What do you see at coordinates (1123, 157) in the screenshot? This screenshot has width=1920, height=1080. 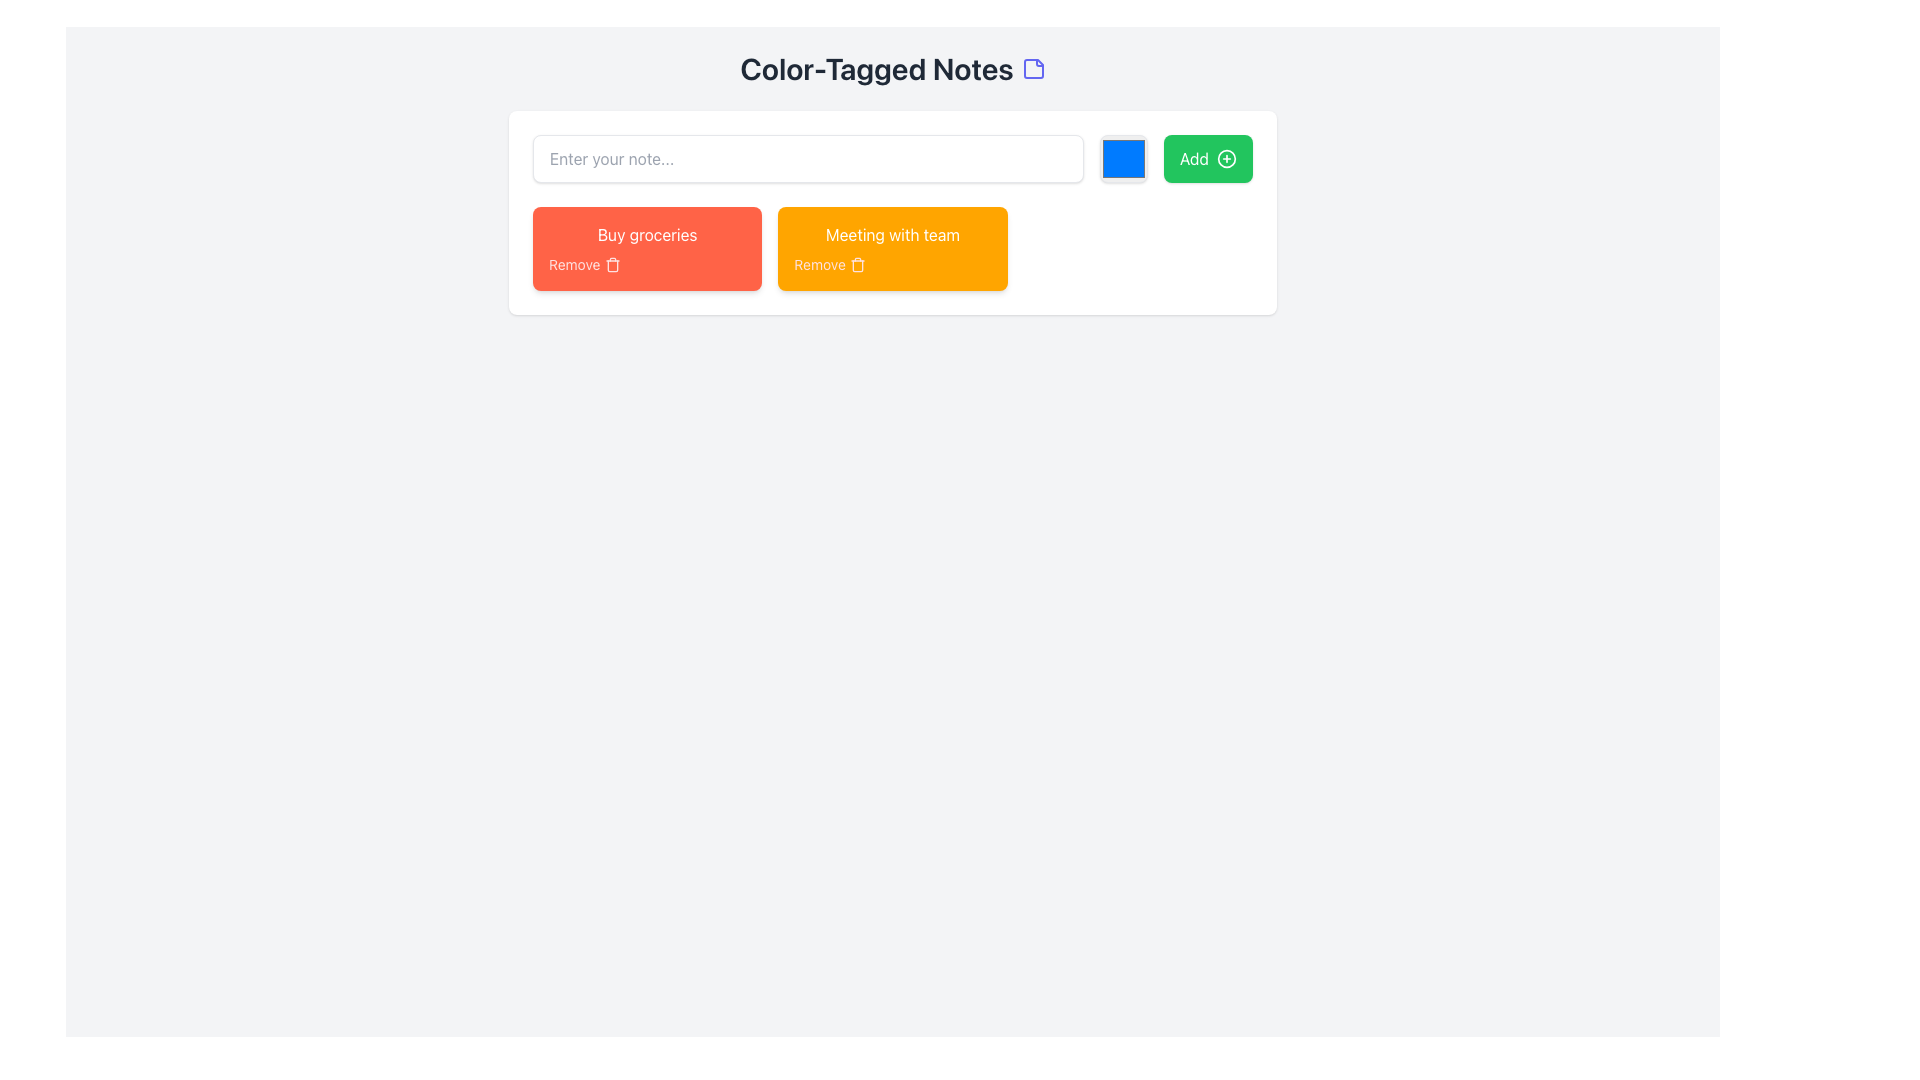 I see `the Color picker button, which is a blue 12x12 pixel box with rounded corners and a shadow effect` at bounding box center [1123, 157].